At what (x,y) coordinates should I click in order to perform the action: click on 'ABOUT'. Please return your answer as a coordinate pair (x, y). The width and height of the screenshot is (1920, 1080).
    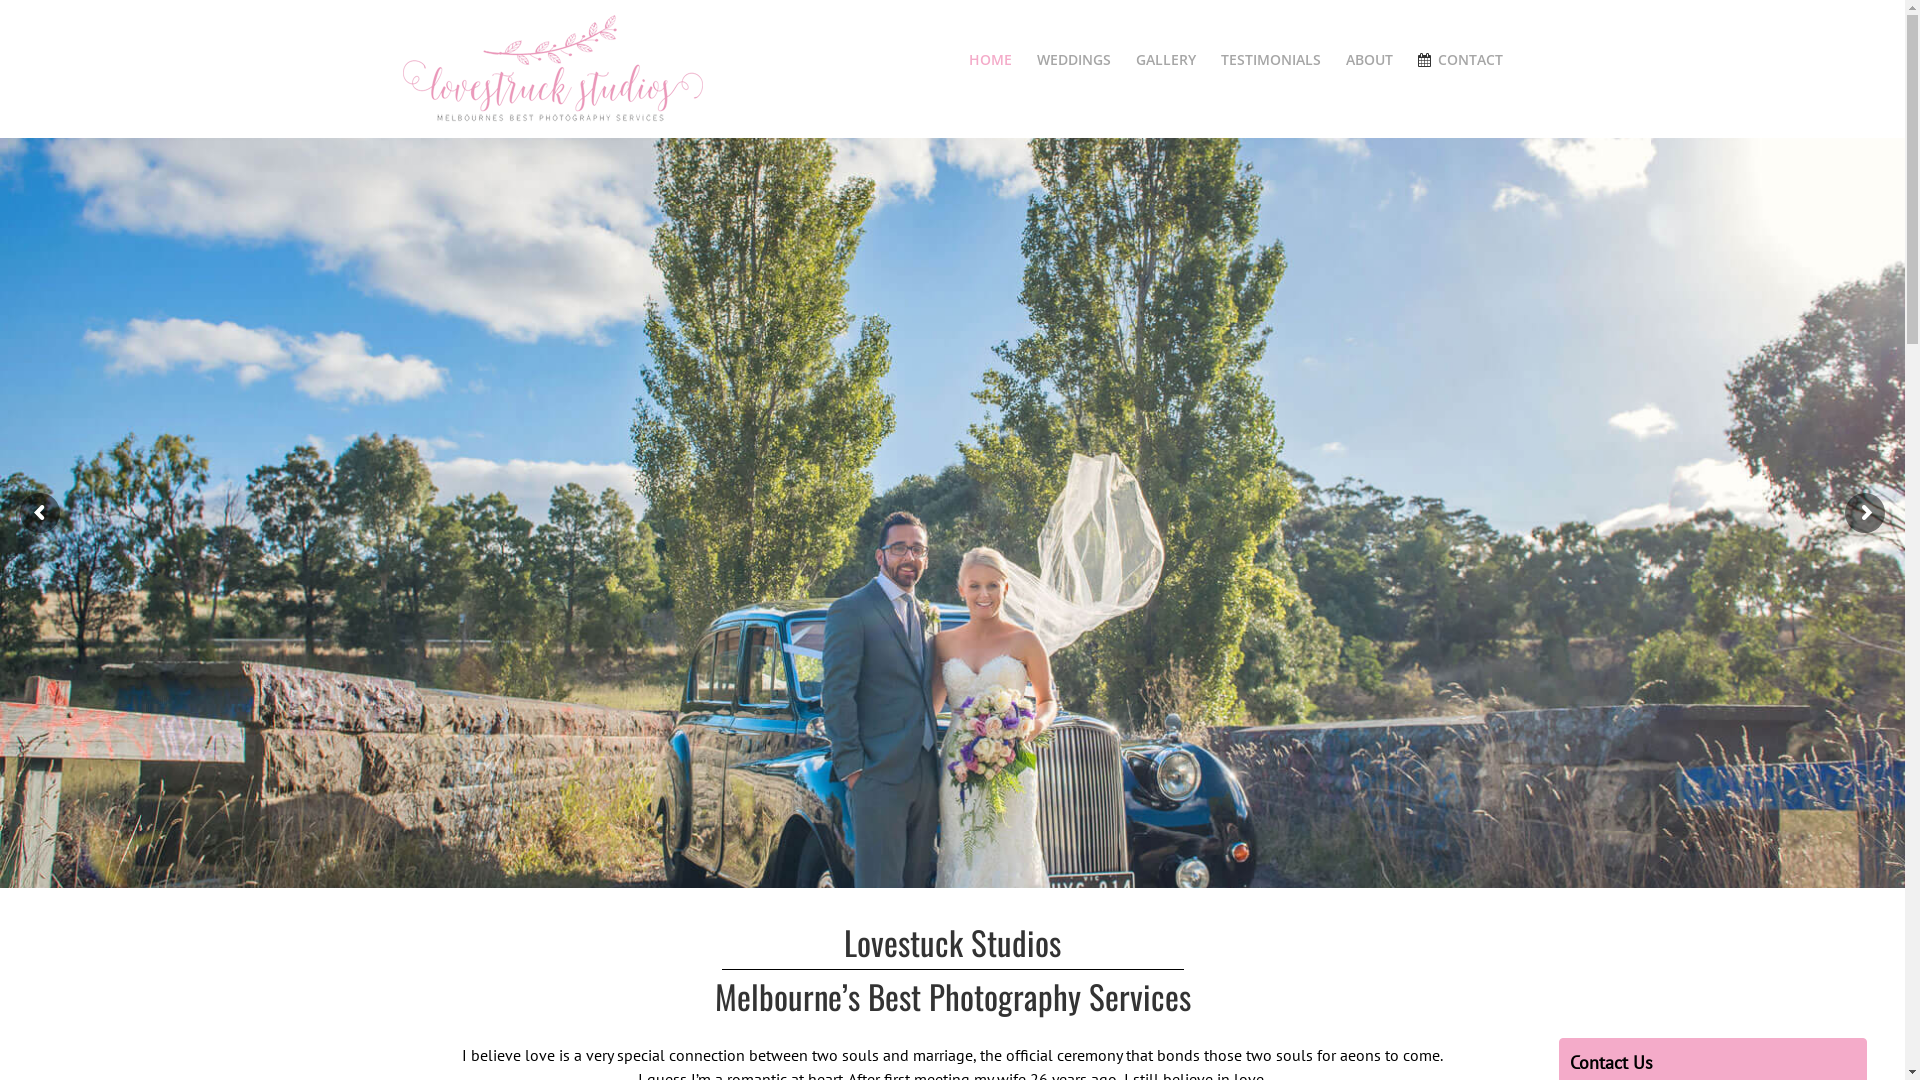
    Looking at the image, I should click on (1368, 59).